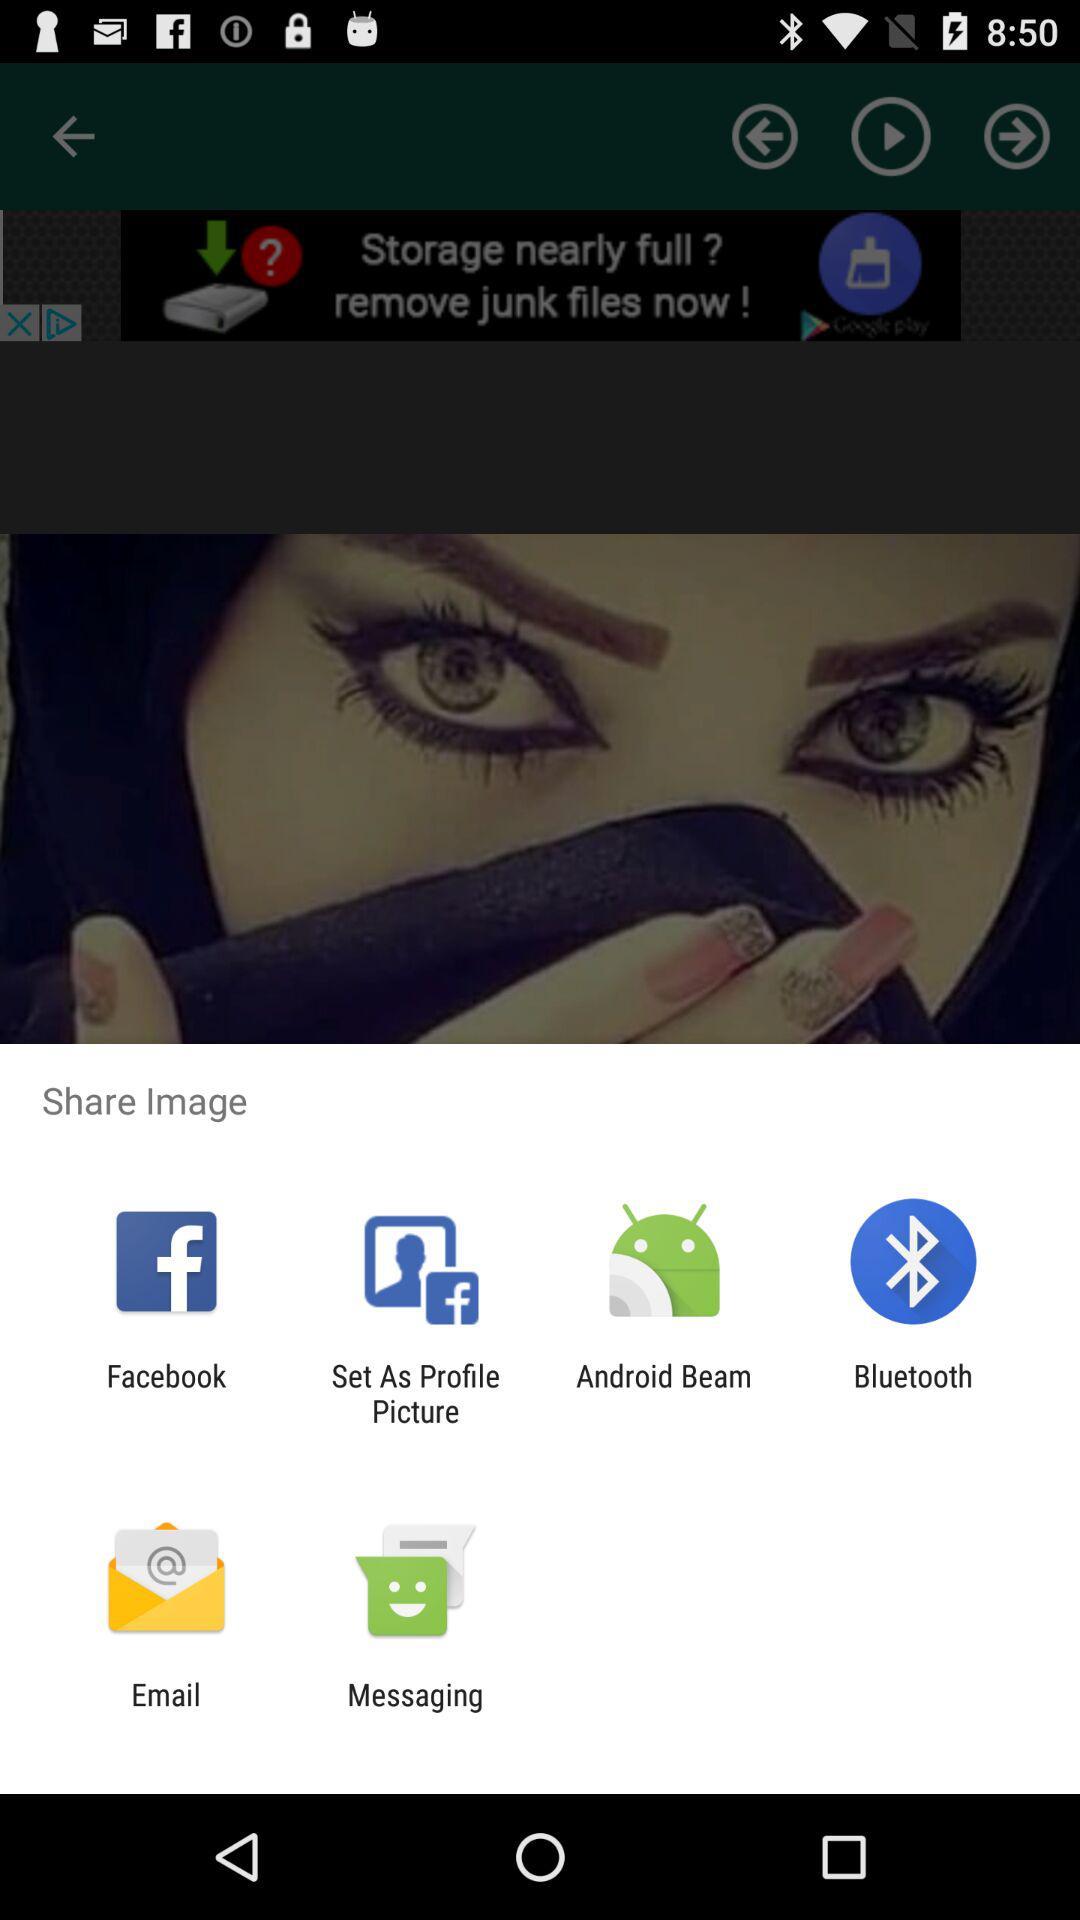  I want to click on app to the right of set as profile app, so click(664, 1392).